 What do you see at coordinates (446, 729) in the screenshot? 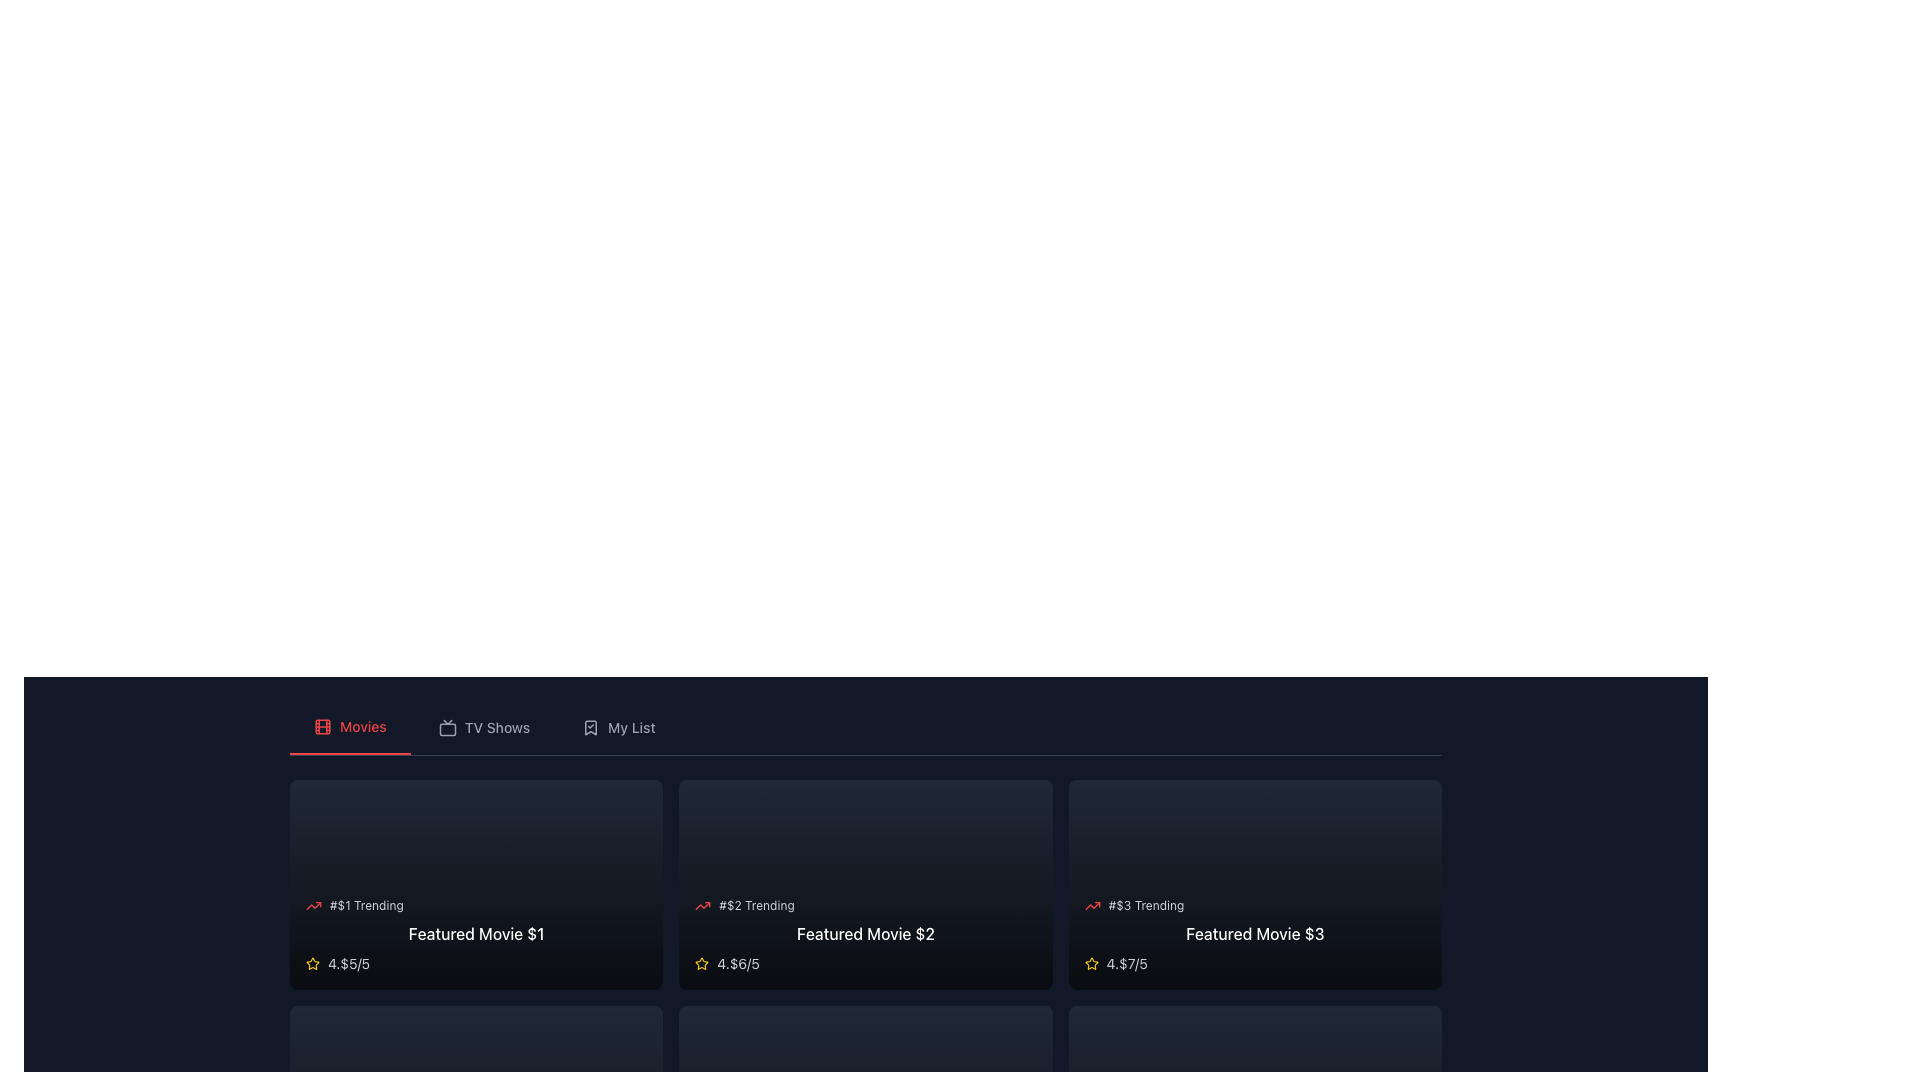
I see `the graphical icon component (rectangle) located within the TV or monitor depiction, below the triangular antenna shape` at bounding box center [446, 729].